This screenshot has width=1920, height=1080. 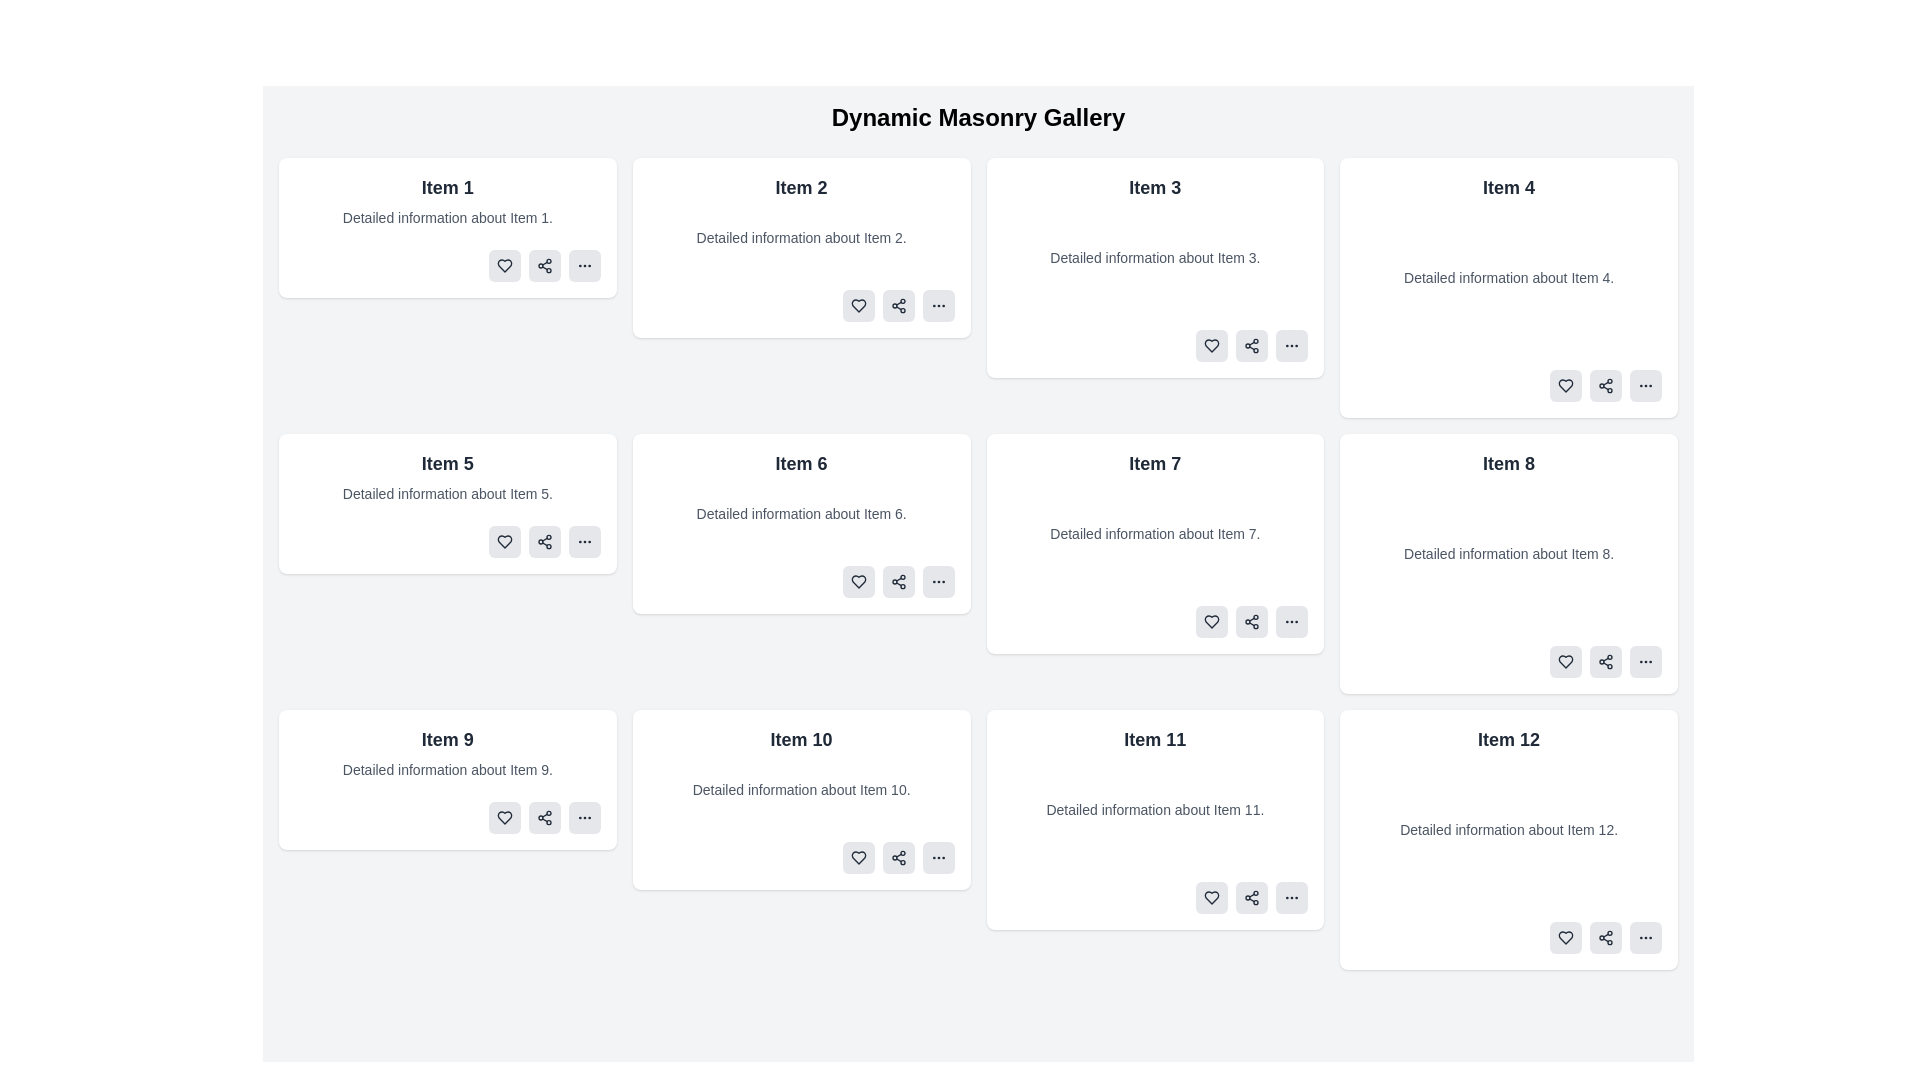 What do you see at coordinates (858, 582) in the screenshot?
I see `the heart-shaped icon within the interactive button for 'Item 6'` at bounding box center [858, 582].